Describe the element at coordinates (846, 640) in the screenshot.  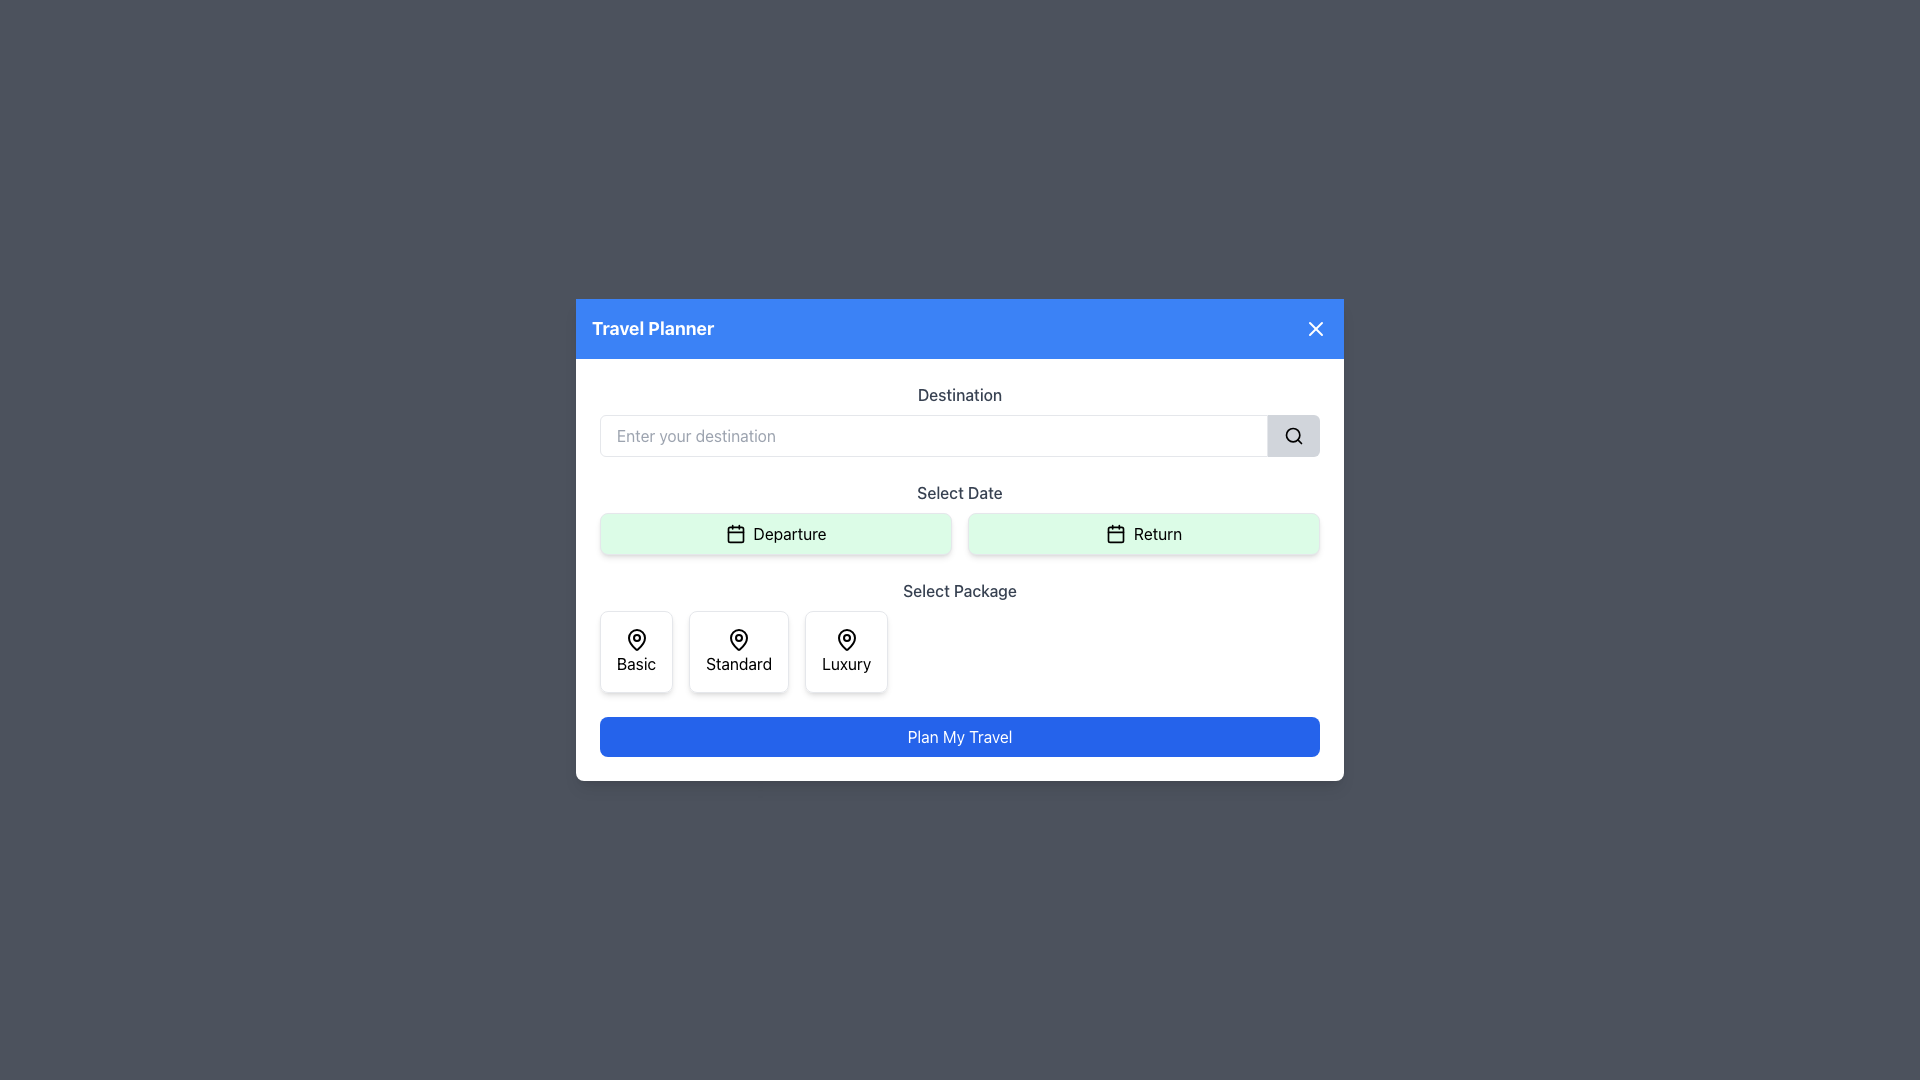
I see `the map pin icon outlined in black, located in the upper center of the 'Luxury' package option card, above the text 'Luxury'` at that location.